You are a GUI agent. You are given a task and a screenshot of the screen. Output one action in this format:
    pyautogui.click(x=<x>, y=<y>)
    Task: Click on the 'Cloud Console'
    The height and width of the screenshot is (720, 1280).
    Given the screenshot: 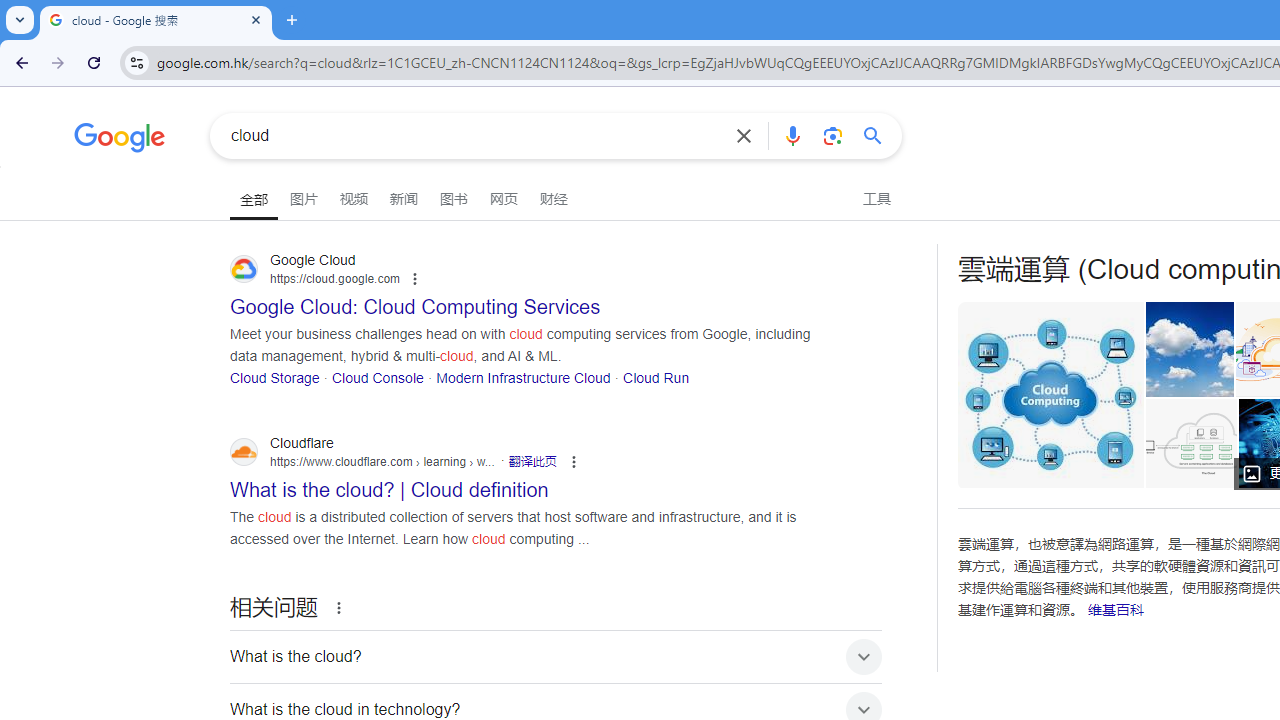 What is the action you would take?
    pyautogui.click(x=377, y=377)
    